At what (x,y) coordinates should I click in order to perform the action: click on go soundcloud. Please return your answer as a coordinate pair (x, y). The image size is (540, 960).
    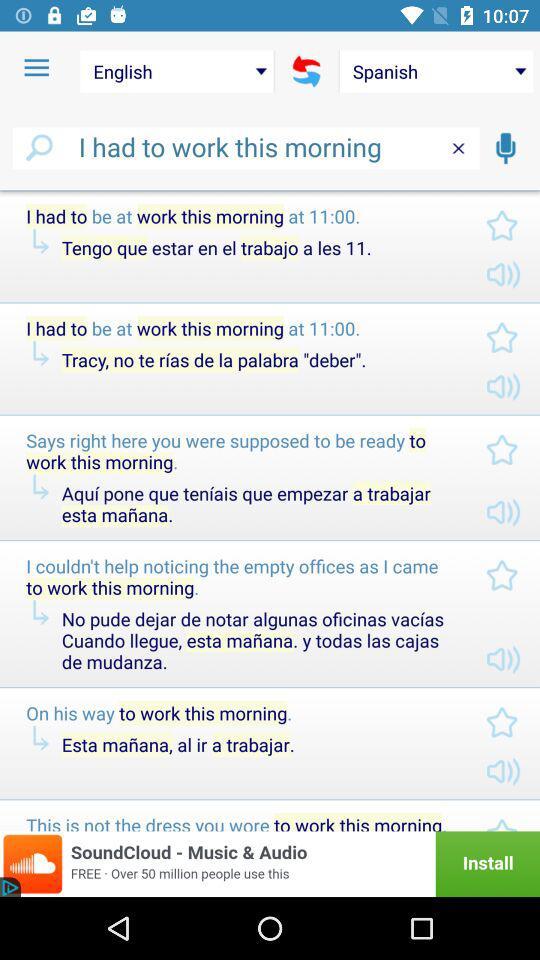
    Looking at the image, I should click on (270, 863).